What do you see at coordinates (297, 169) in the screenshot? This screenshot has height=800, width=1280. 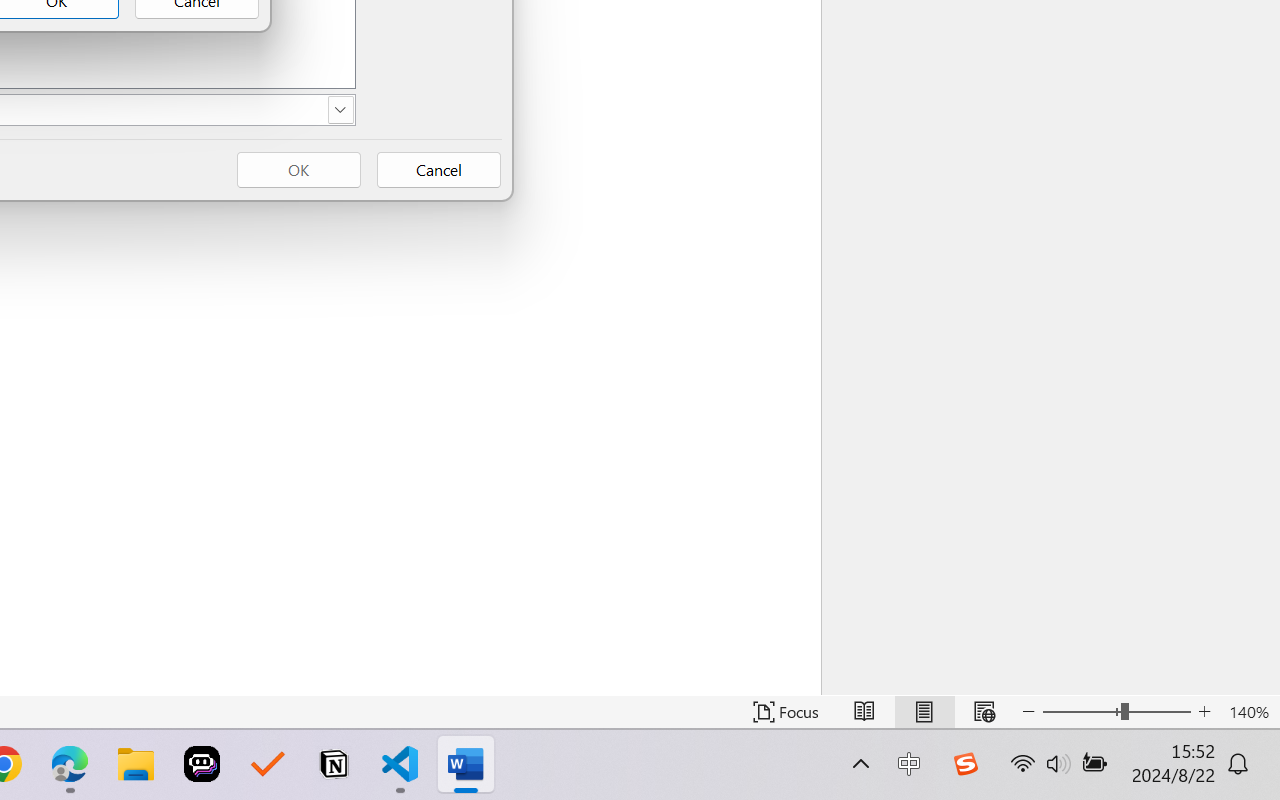 I see `'OK'` at bounding box center [297, 169].